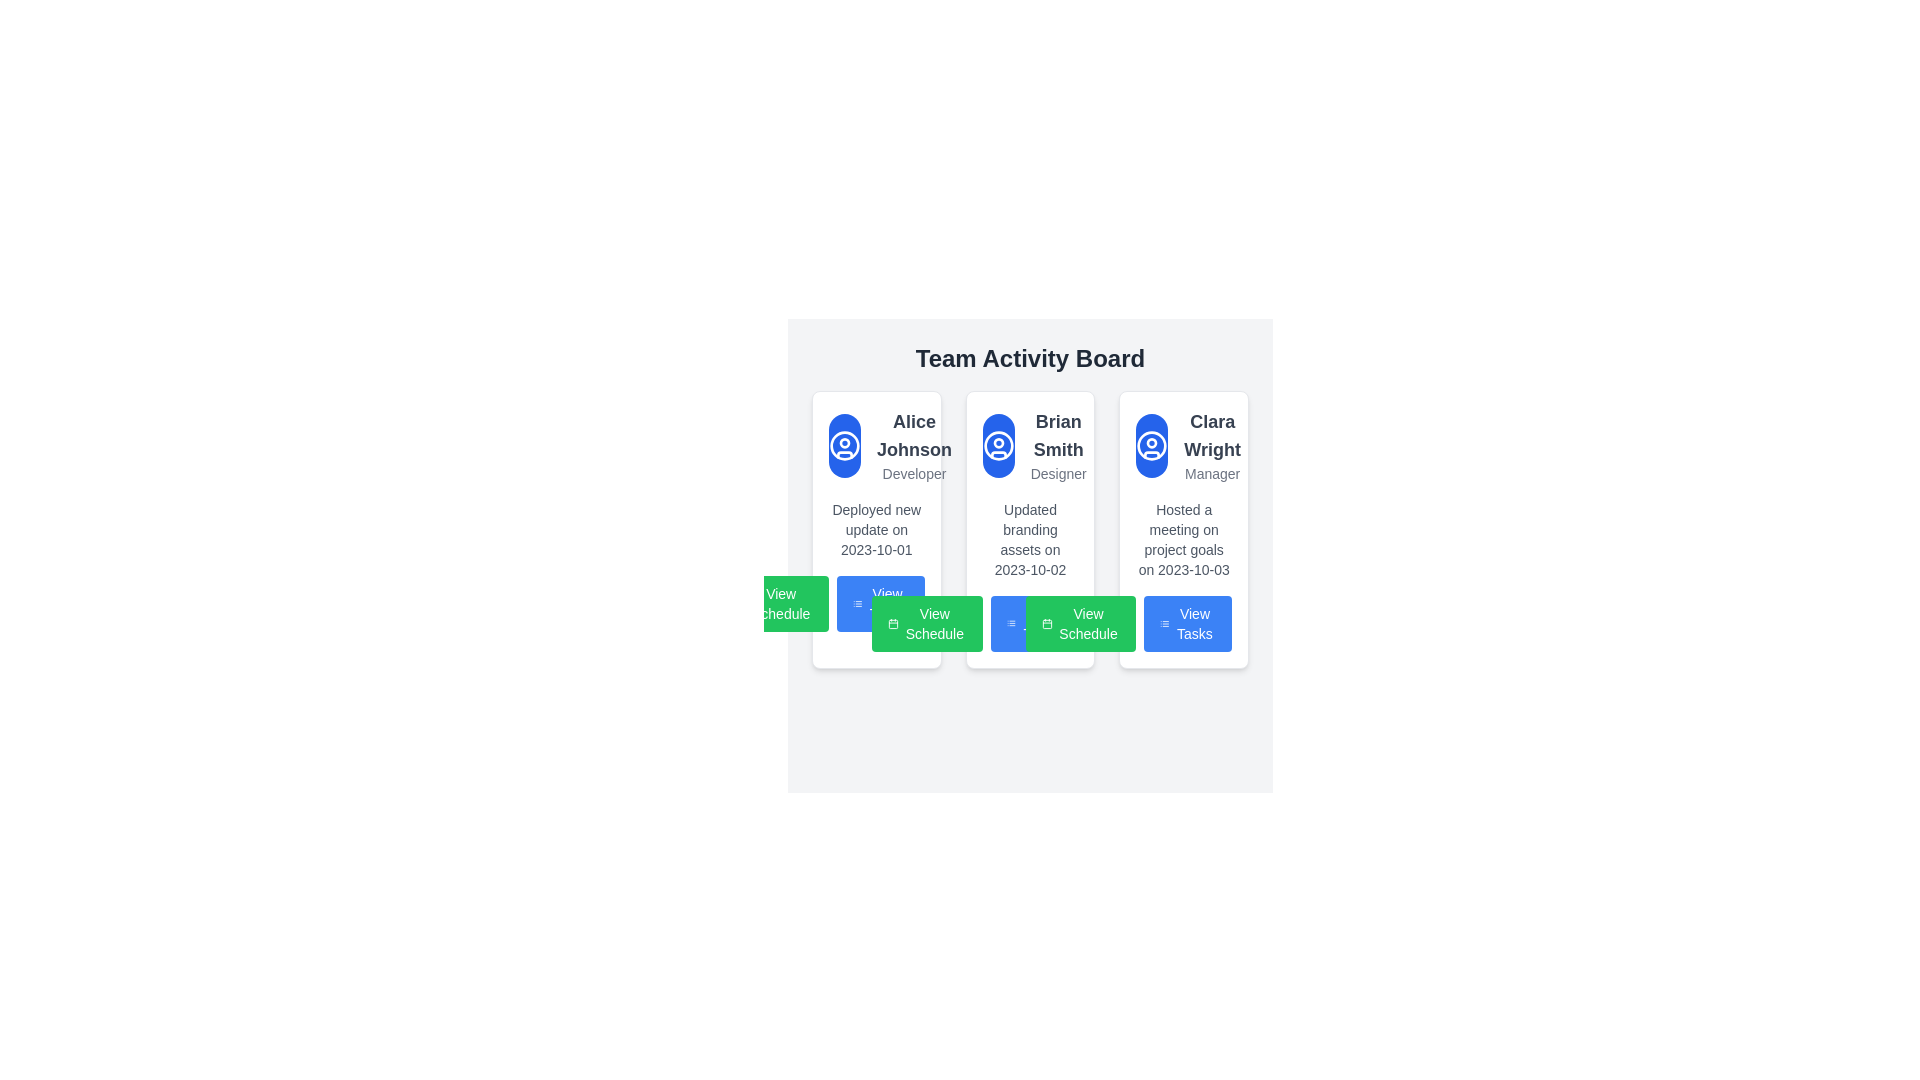  What do you see at coordinates (1211, 445) in the screenshot?
I see `text displayed in the bold title 'Clara Wright' and the subtitle 'Manager' from the text label located in the rightmost card of the Team Activity Board` at bounding box center [1211, 445].